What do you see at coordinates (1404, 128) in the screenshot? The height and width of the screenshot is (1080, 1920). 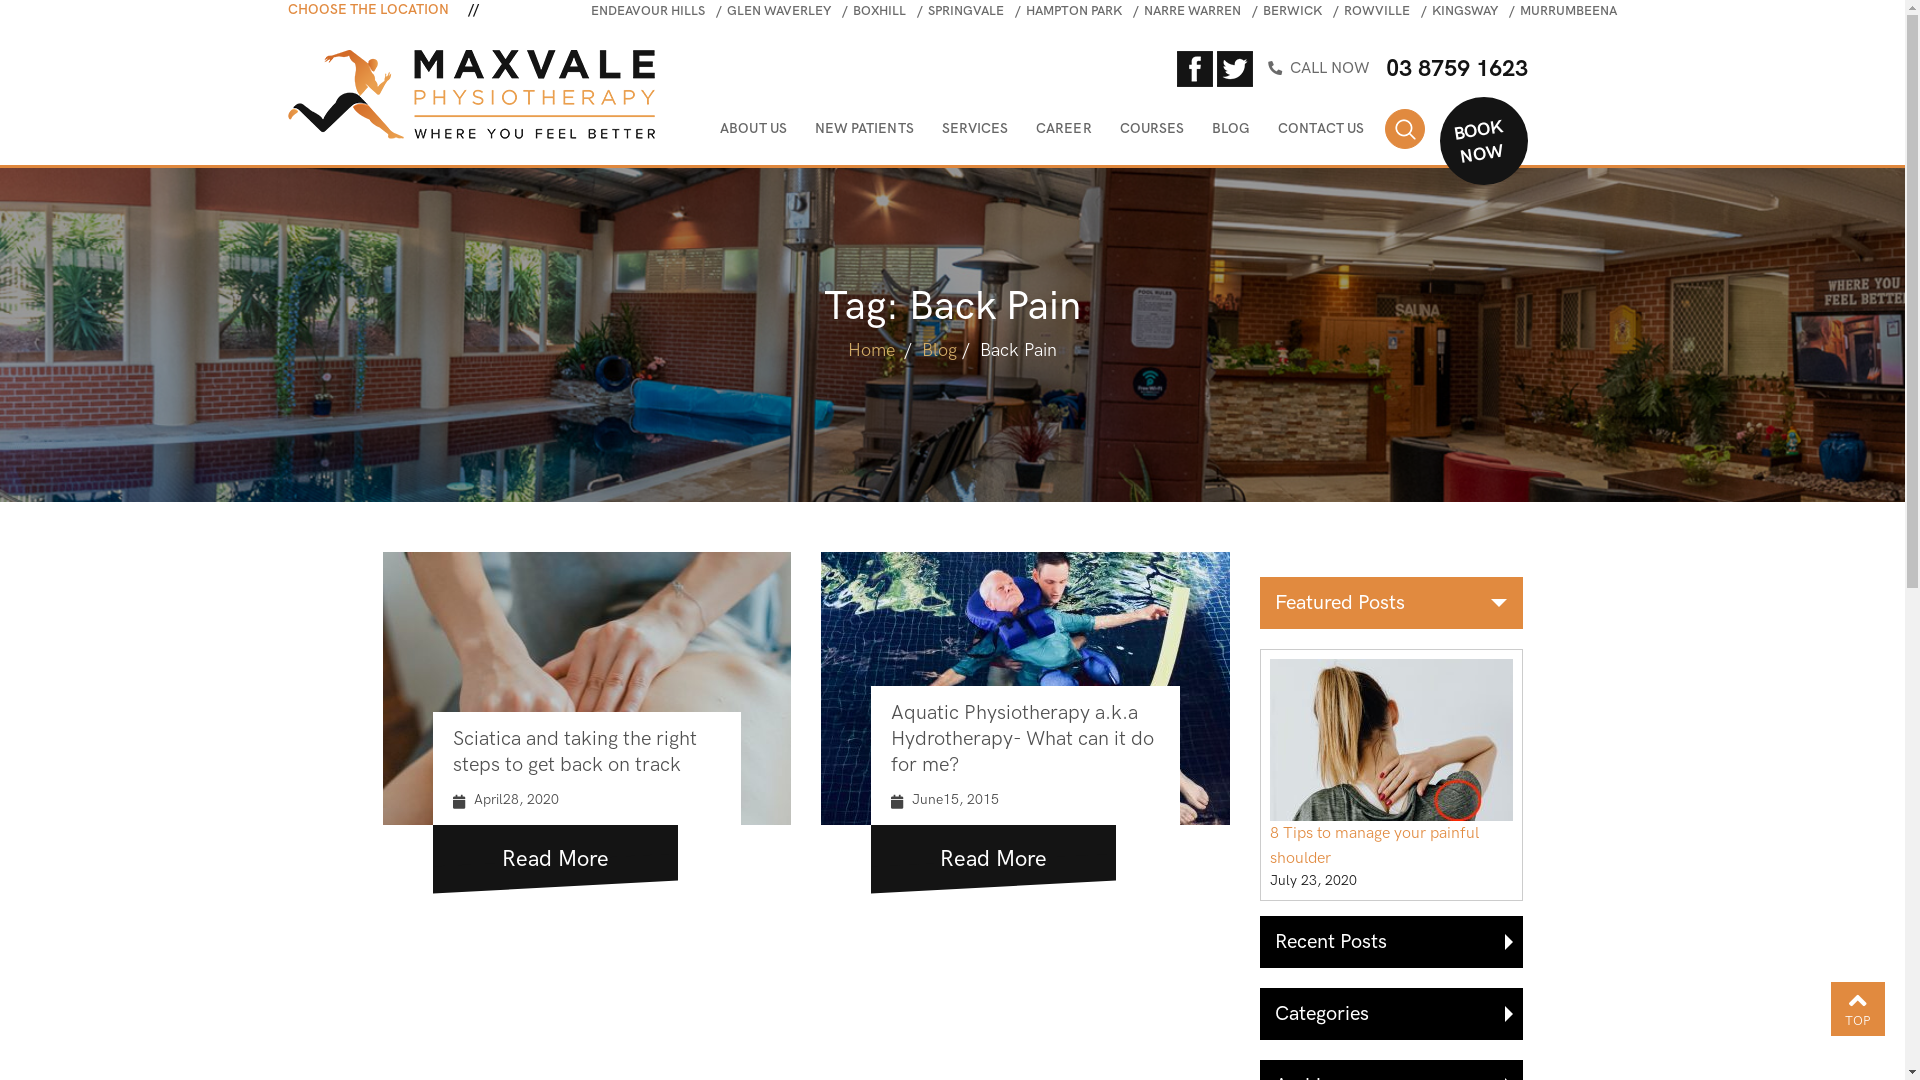 I see `'Search'` at bounding box center [1404, 128].